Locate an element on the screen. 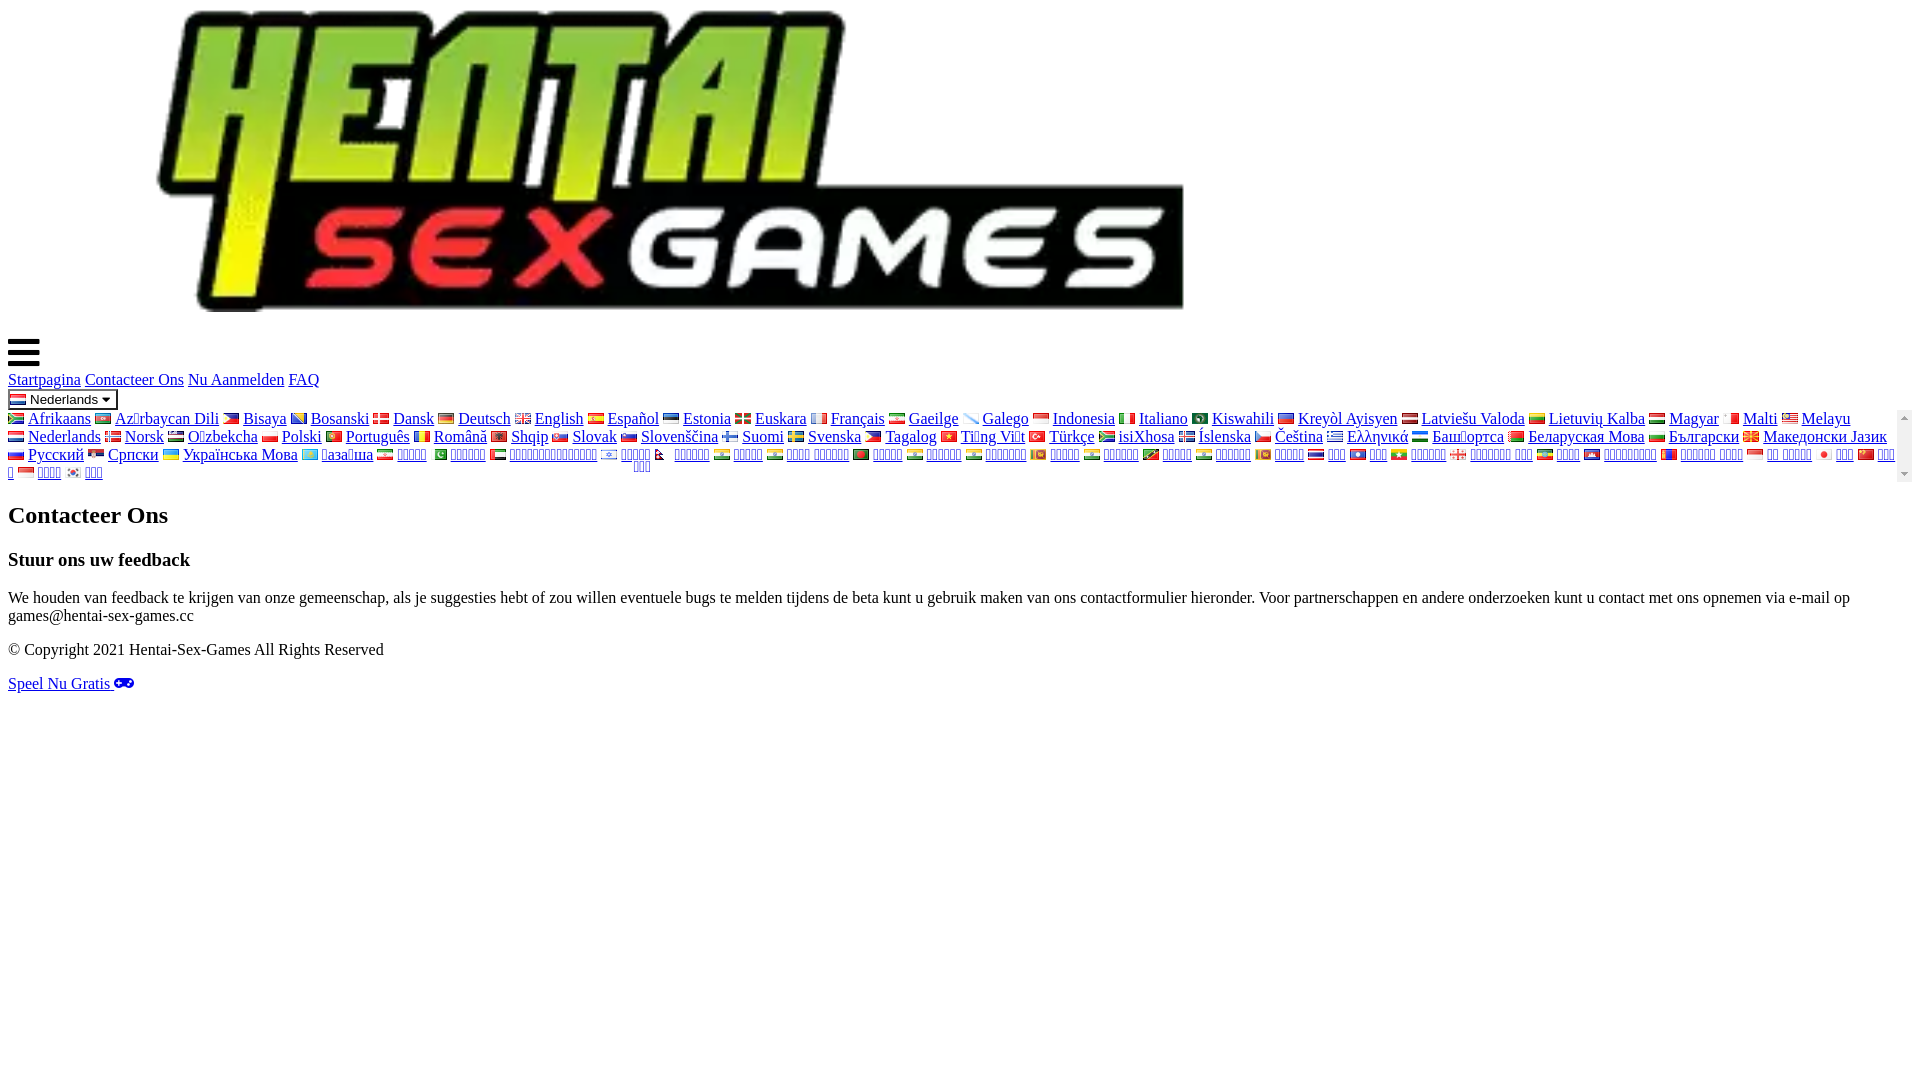  'Nu Aanmelden' is located at coordinates (235, 379).